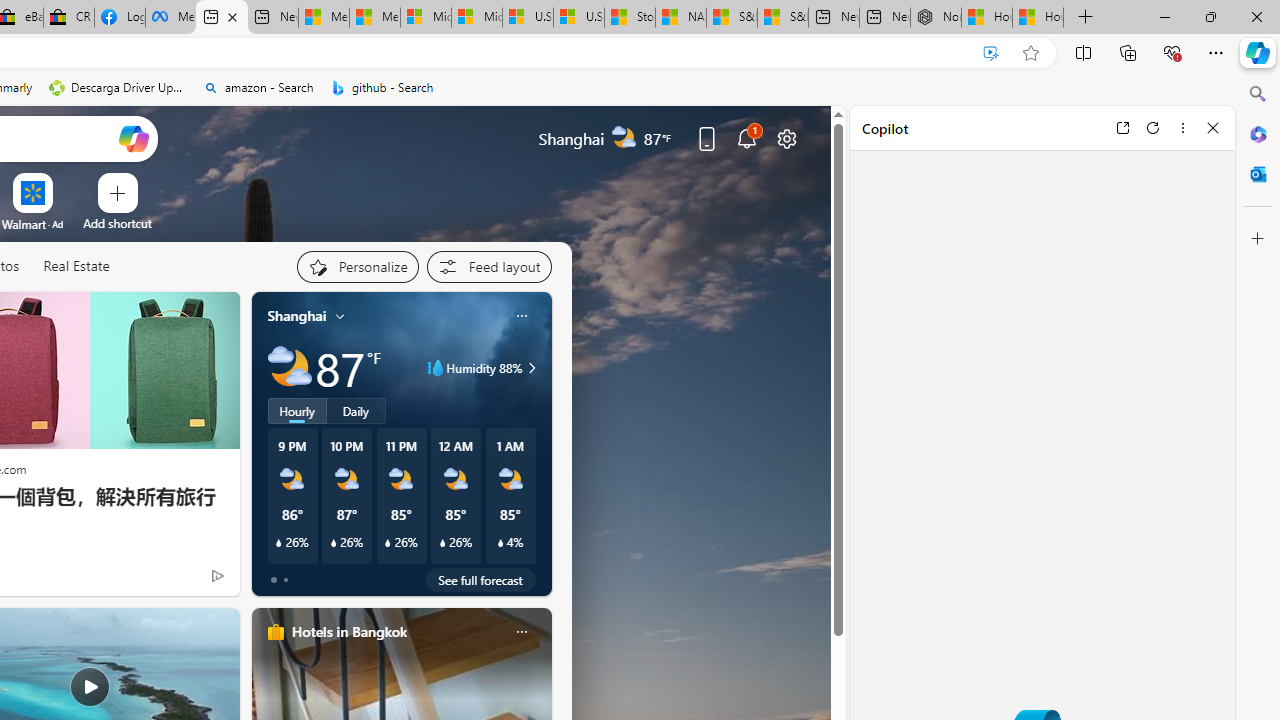 The height and width of the screenshot is (720, 1280). I want to click on 'Minimize', so click(1164, 16).